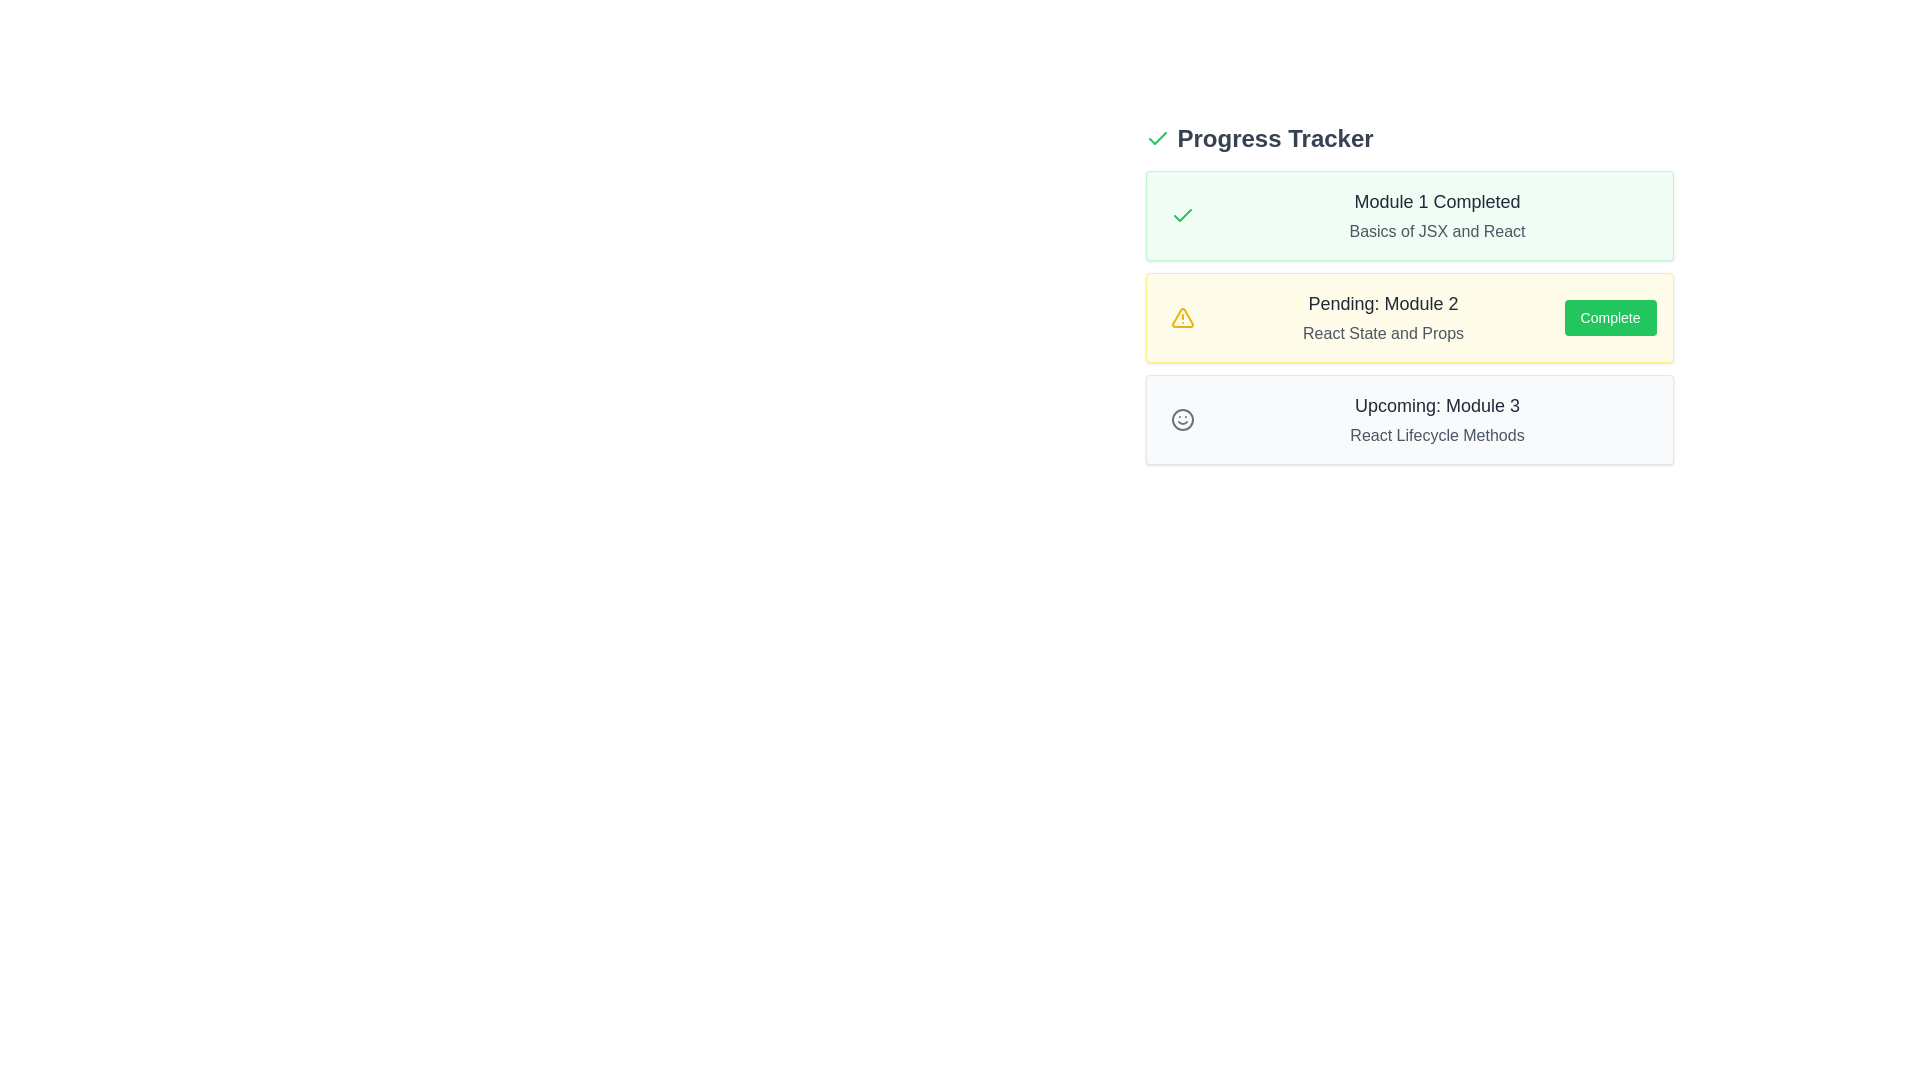 The image size is (1920, 1080). What do you see at coordinates (1382, 304) in the screenshot?
I see `the Static Text Label displaying 'Pending: Module 2' which is prominently positioned within a yellow background card in the 'Progress Tracker' section` at bounding box center [1382, 304].